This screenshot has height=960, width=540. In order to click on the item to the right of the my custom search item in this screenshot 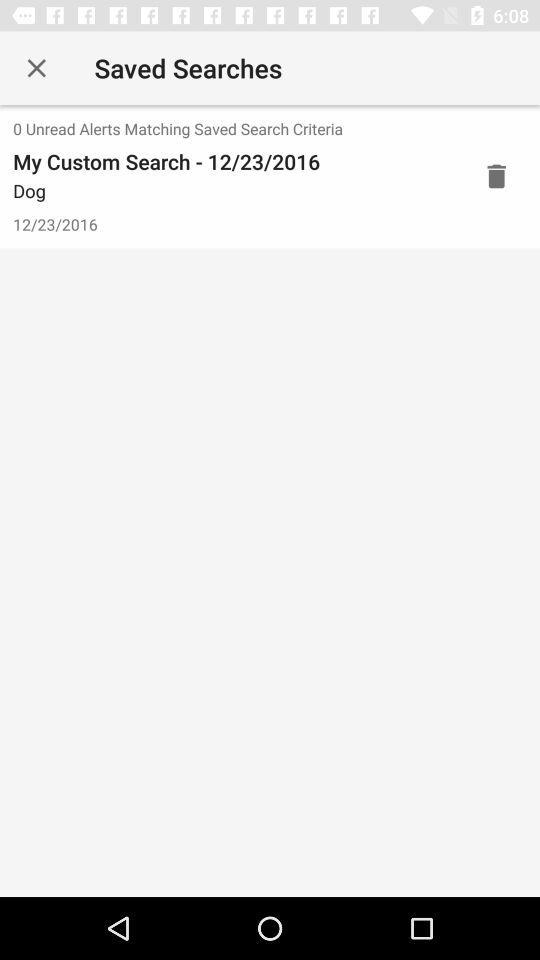, I will do `click(495, 175)`.